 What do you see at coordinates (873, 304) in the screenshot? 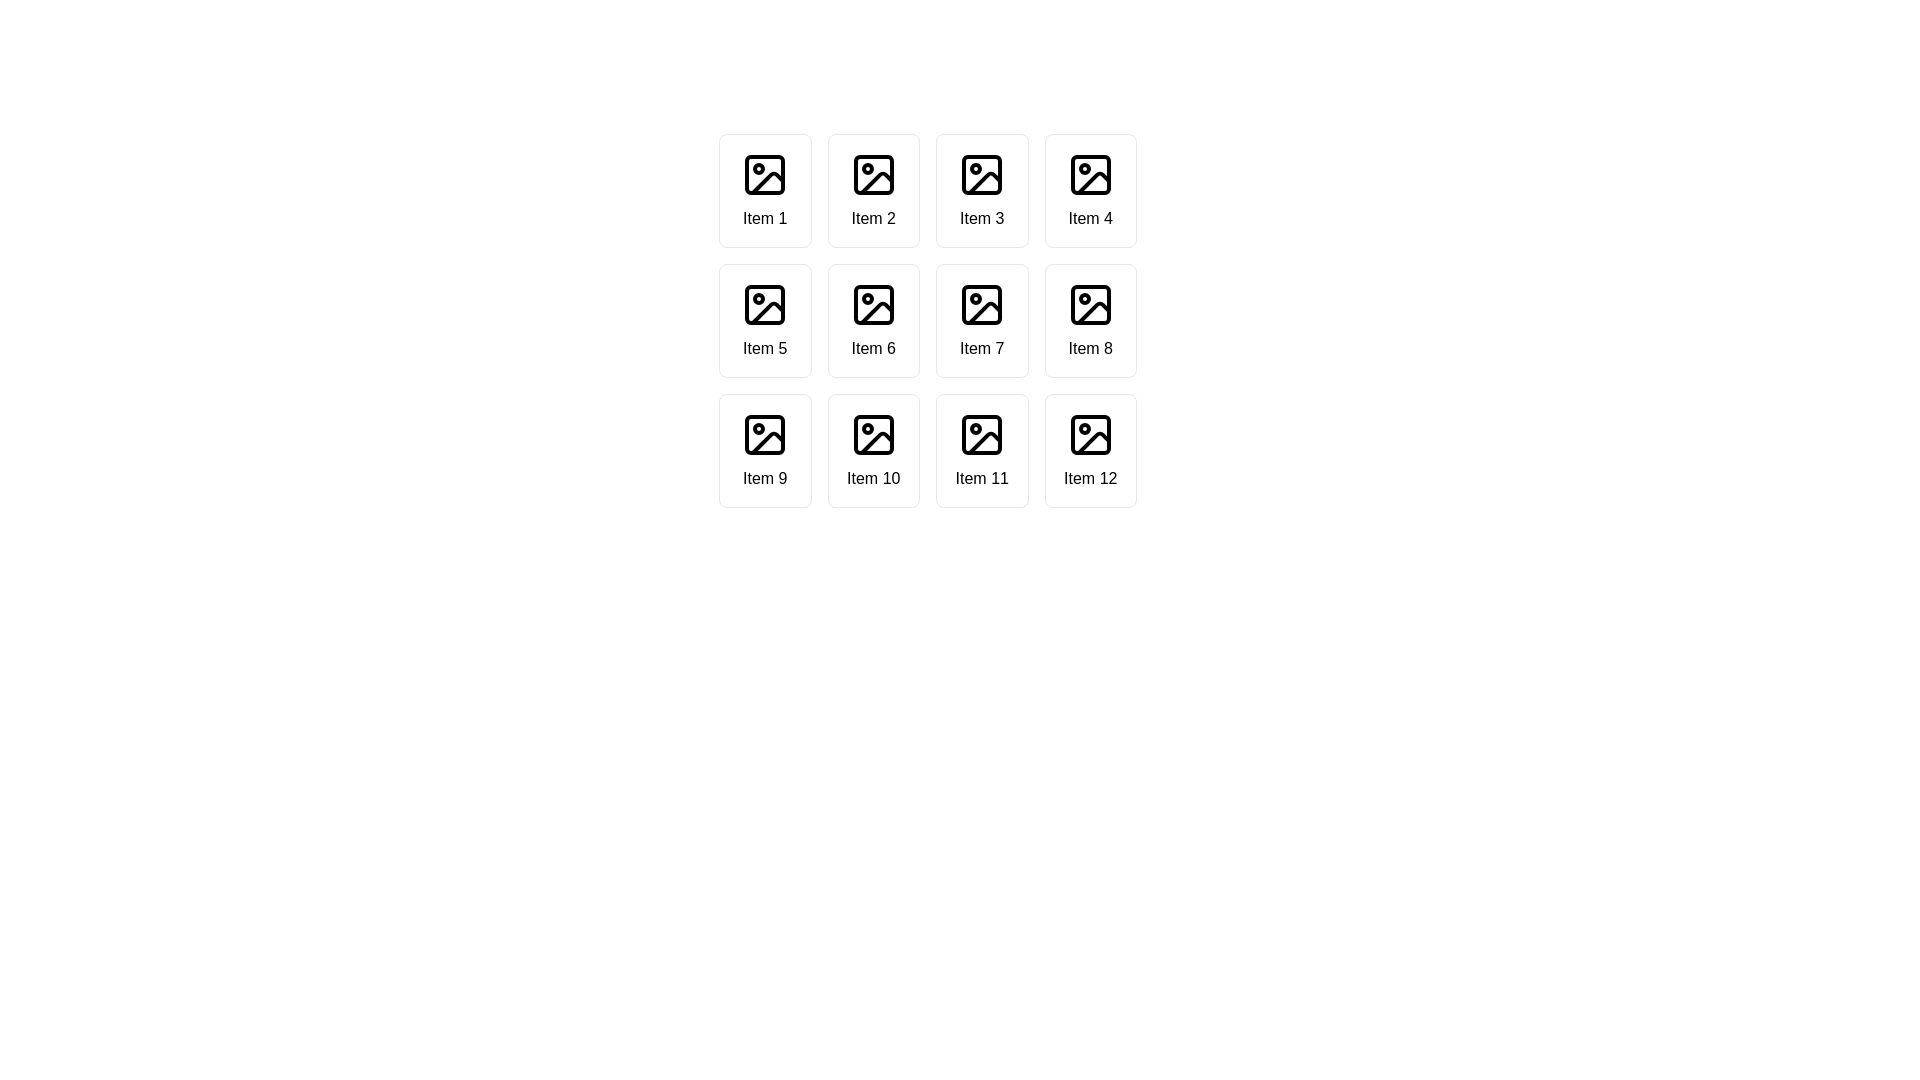
I see `the icon representing images or photos located at the center of 'Item 6', the second item in the second row of the grid` at bounding box center [873, 304].